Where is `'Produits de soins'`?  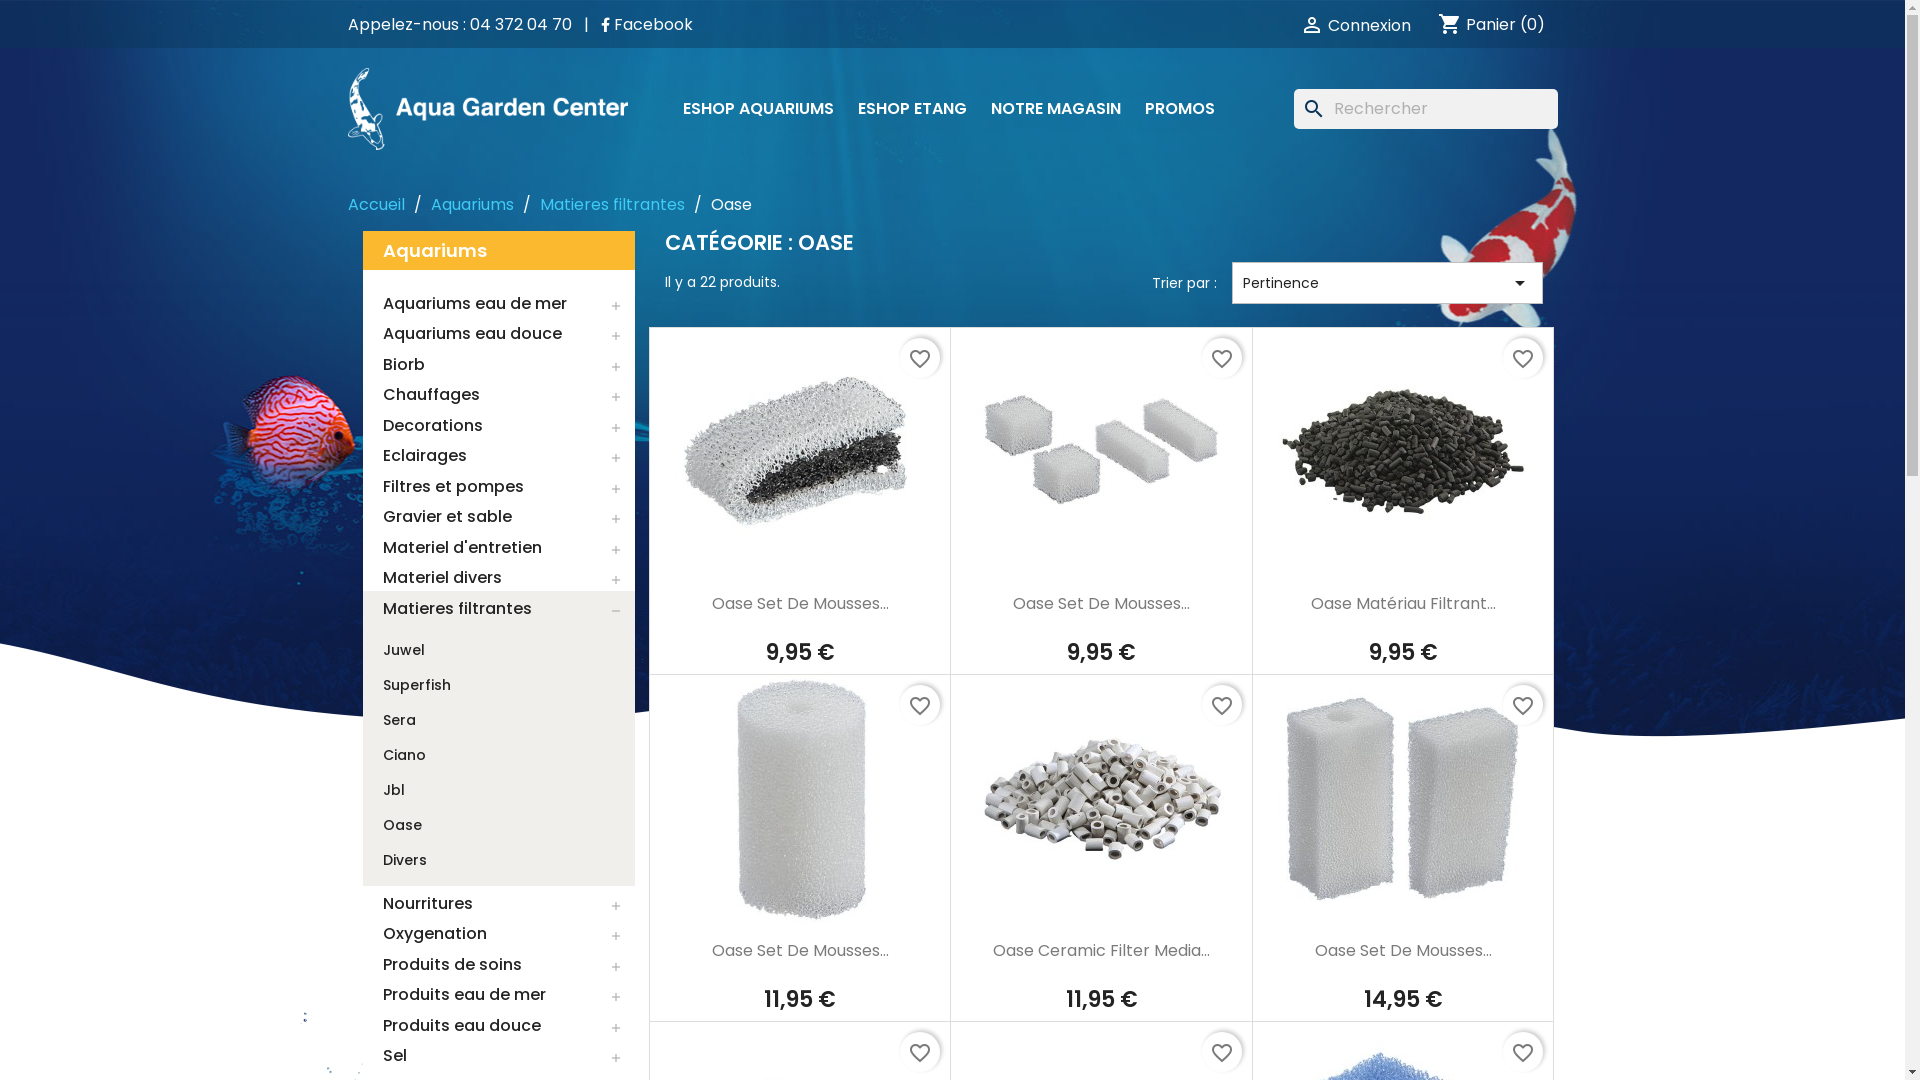
'Produits de soins' is located at coordinates (498, 963).